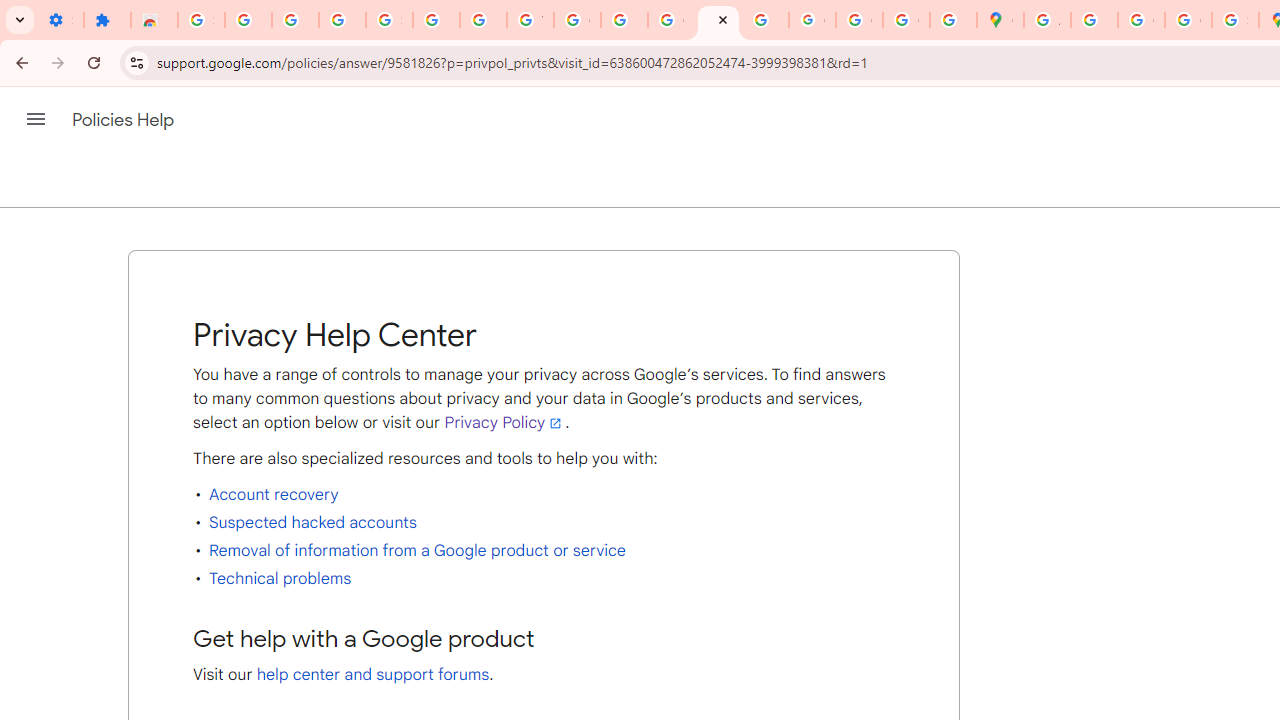 The height and width of the screenshot is (720, 1280). I want to click on 'Technical problems', so click(279, 578).